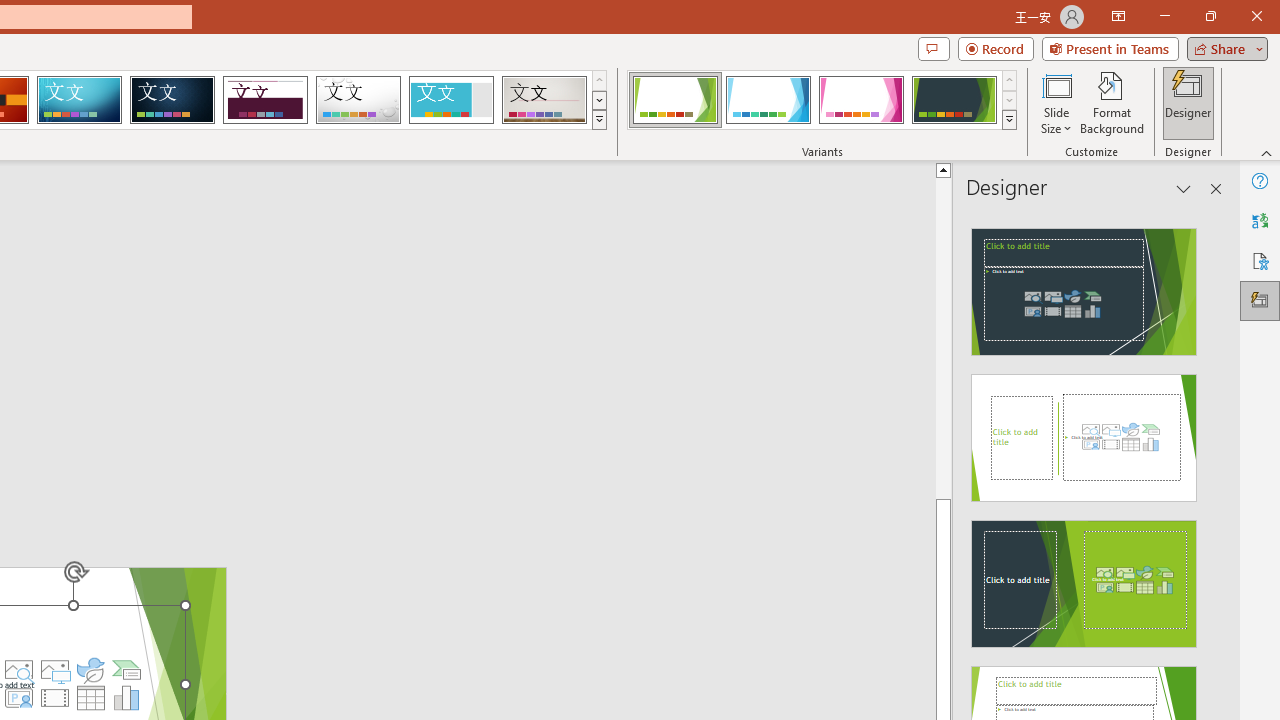  What do you see at coordinates (172, 100) in the screenshot?
I see `'Damask'` at bounding box center [172, 100].